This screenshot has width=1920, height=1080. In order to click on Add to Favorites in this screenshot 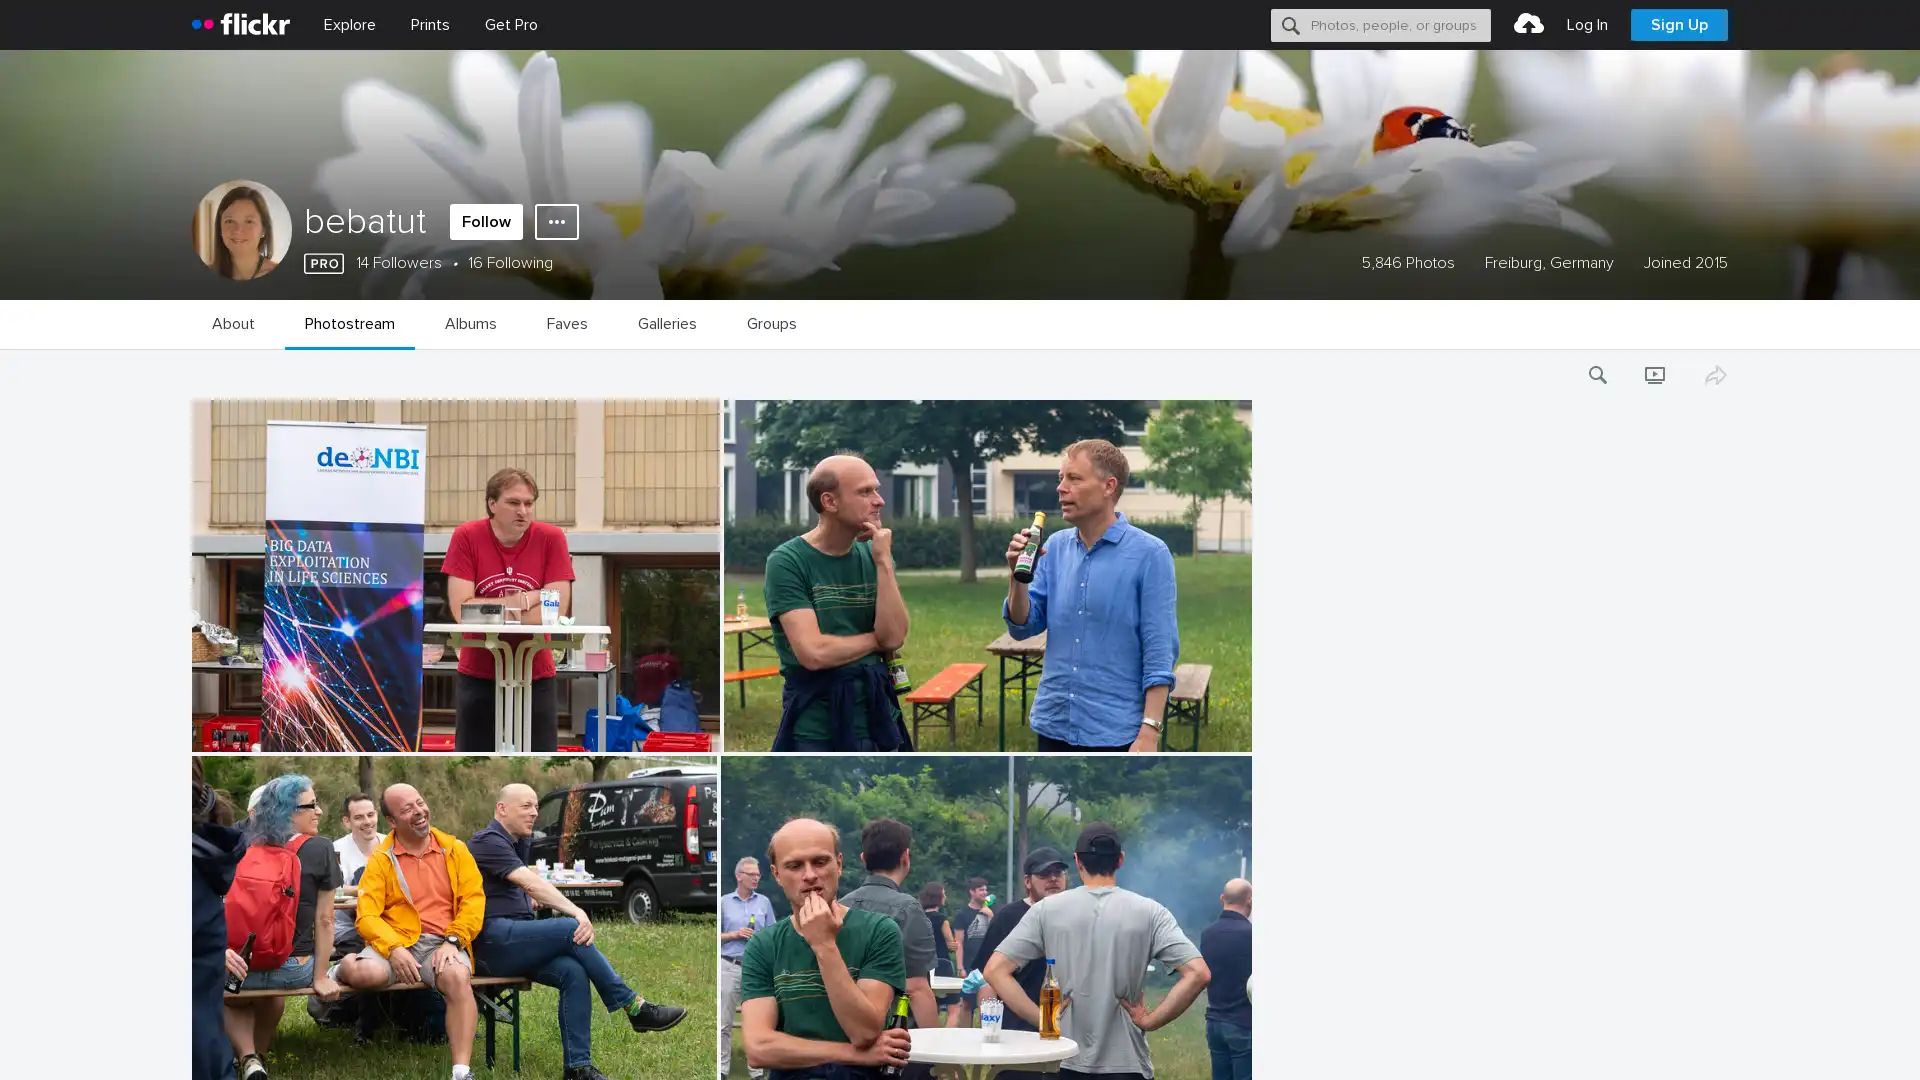, I will do `click(653, 724)`.